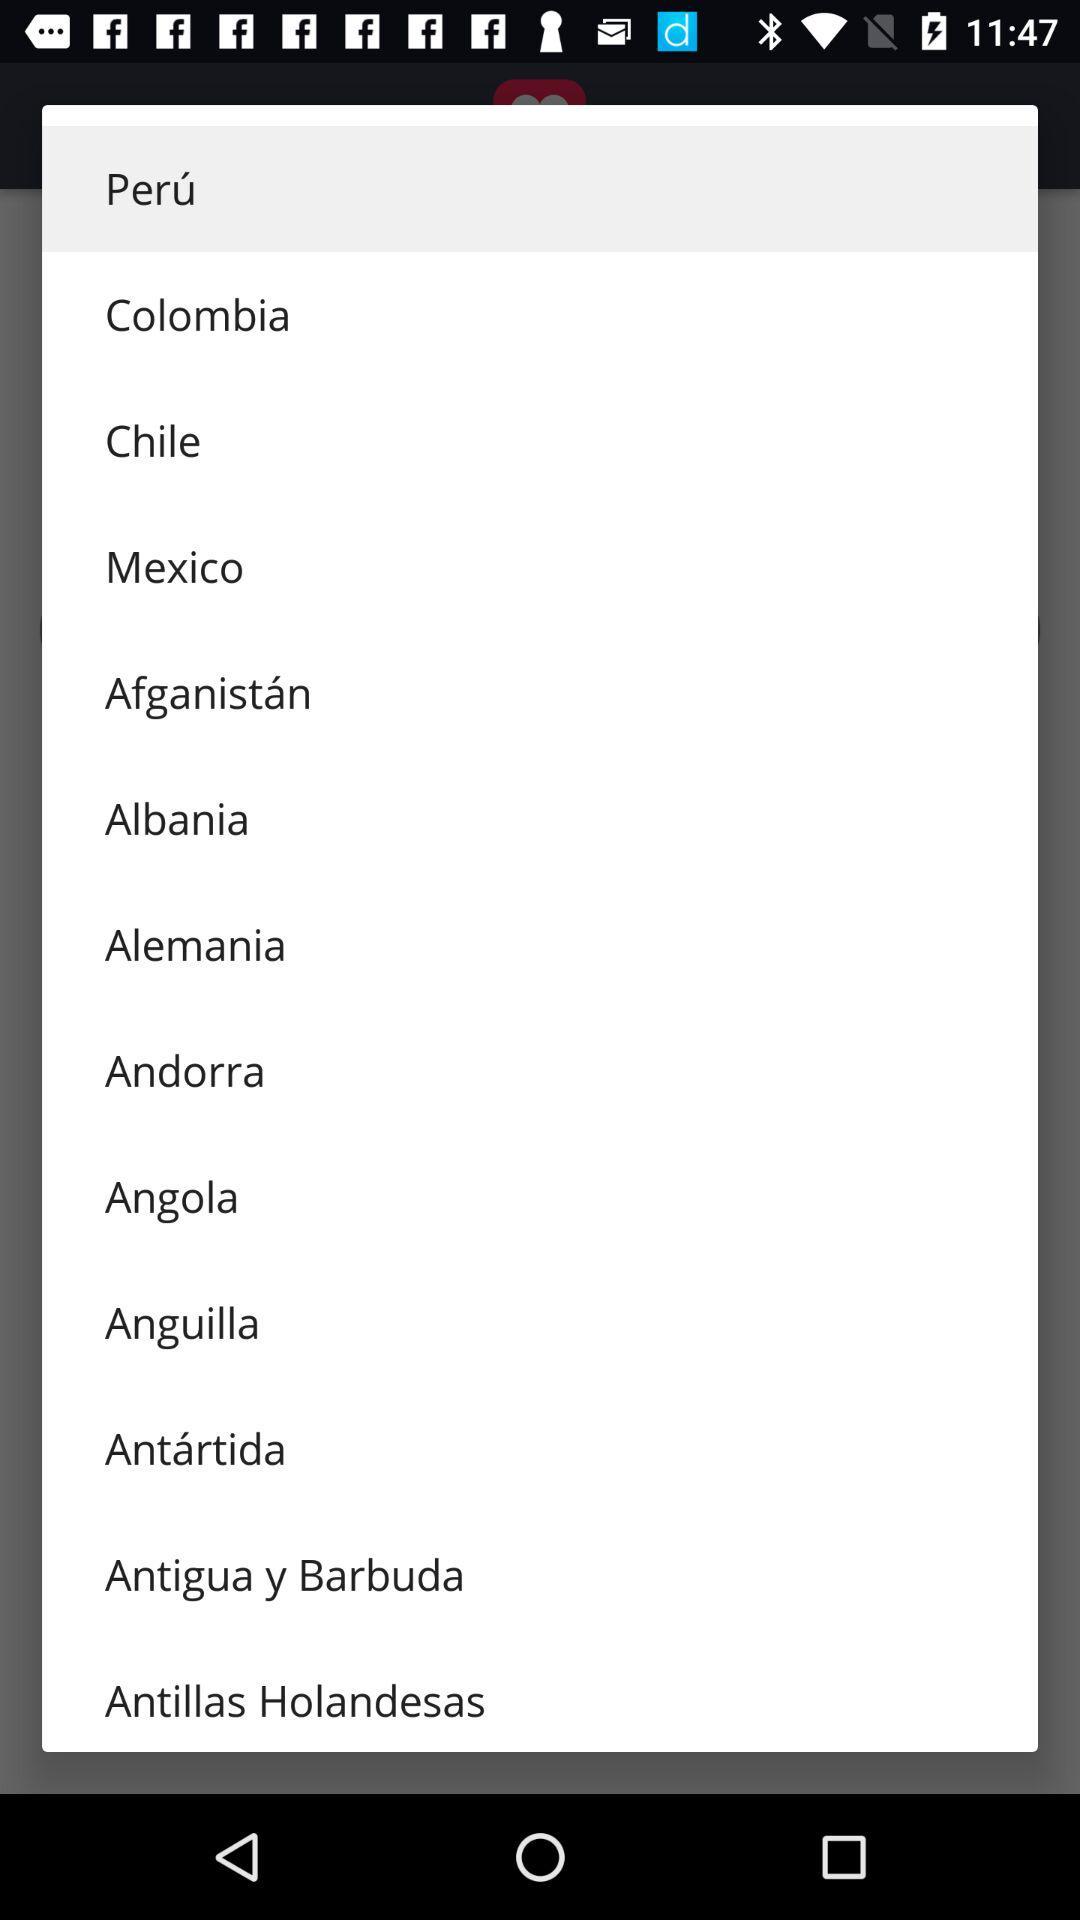 The width and height of the screenshot is (1080, 1920). Describe the element at coordinates (540, 314) in the screenshot. I see `the colombia` at that location.